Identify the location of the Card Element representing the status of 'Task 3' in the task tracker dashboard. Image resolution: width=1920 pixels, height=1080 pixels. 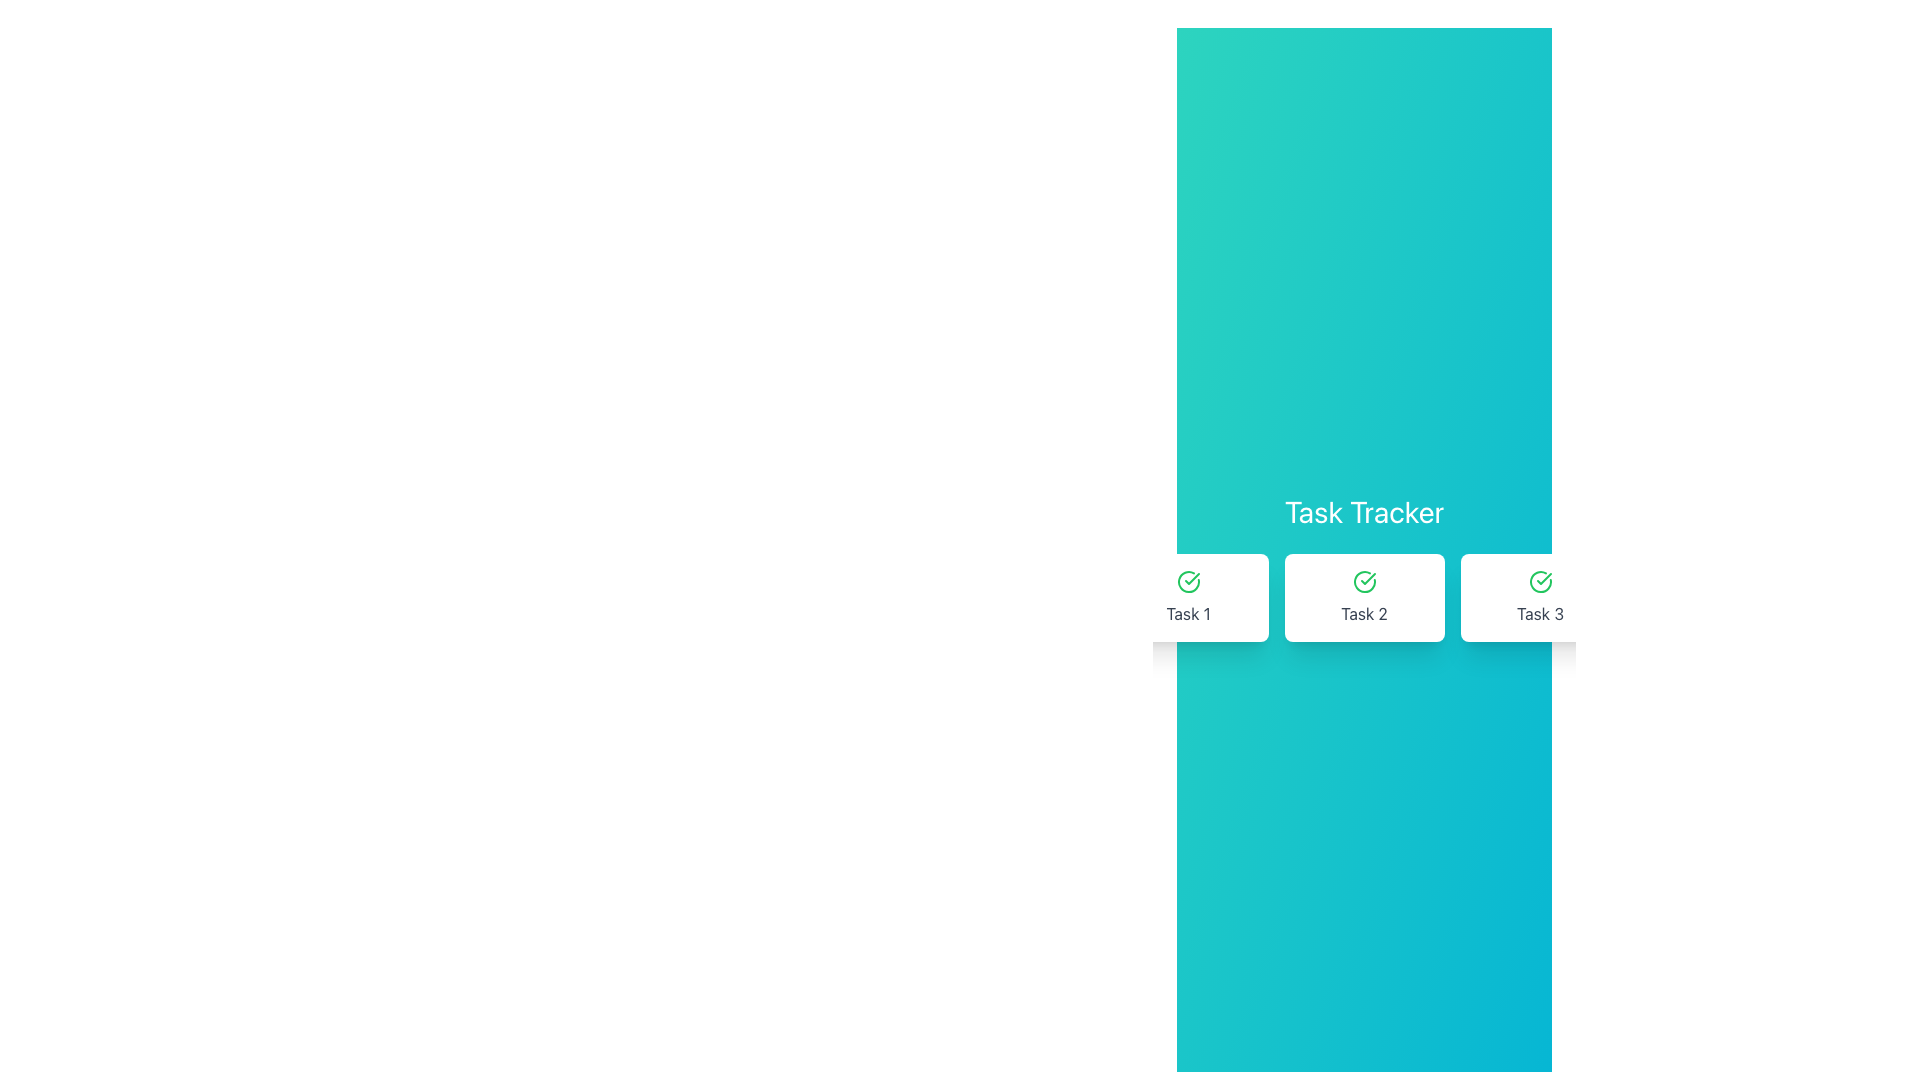
(1539, 596).